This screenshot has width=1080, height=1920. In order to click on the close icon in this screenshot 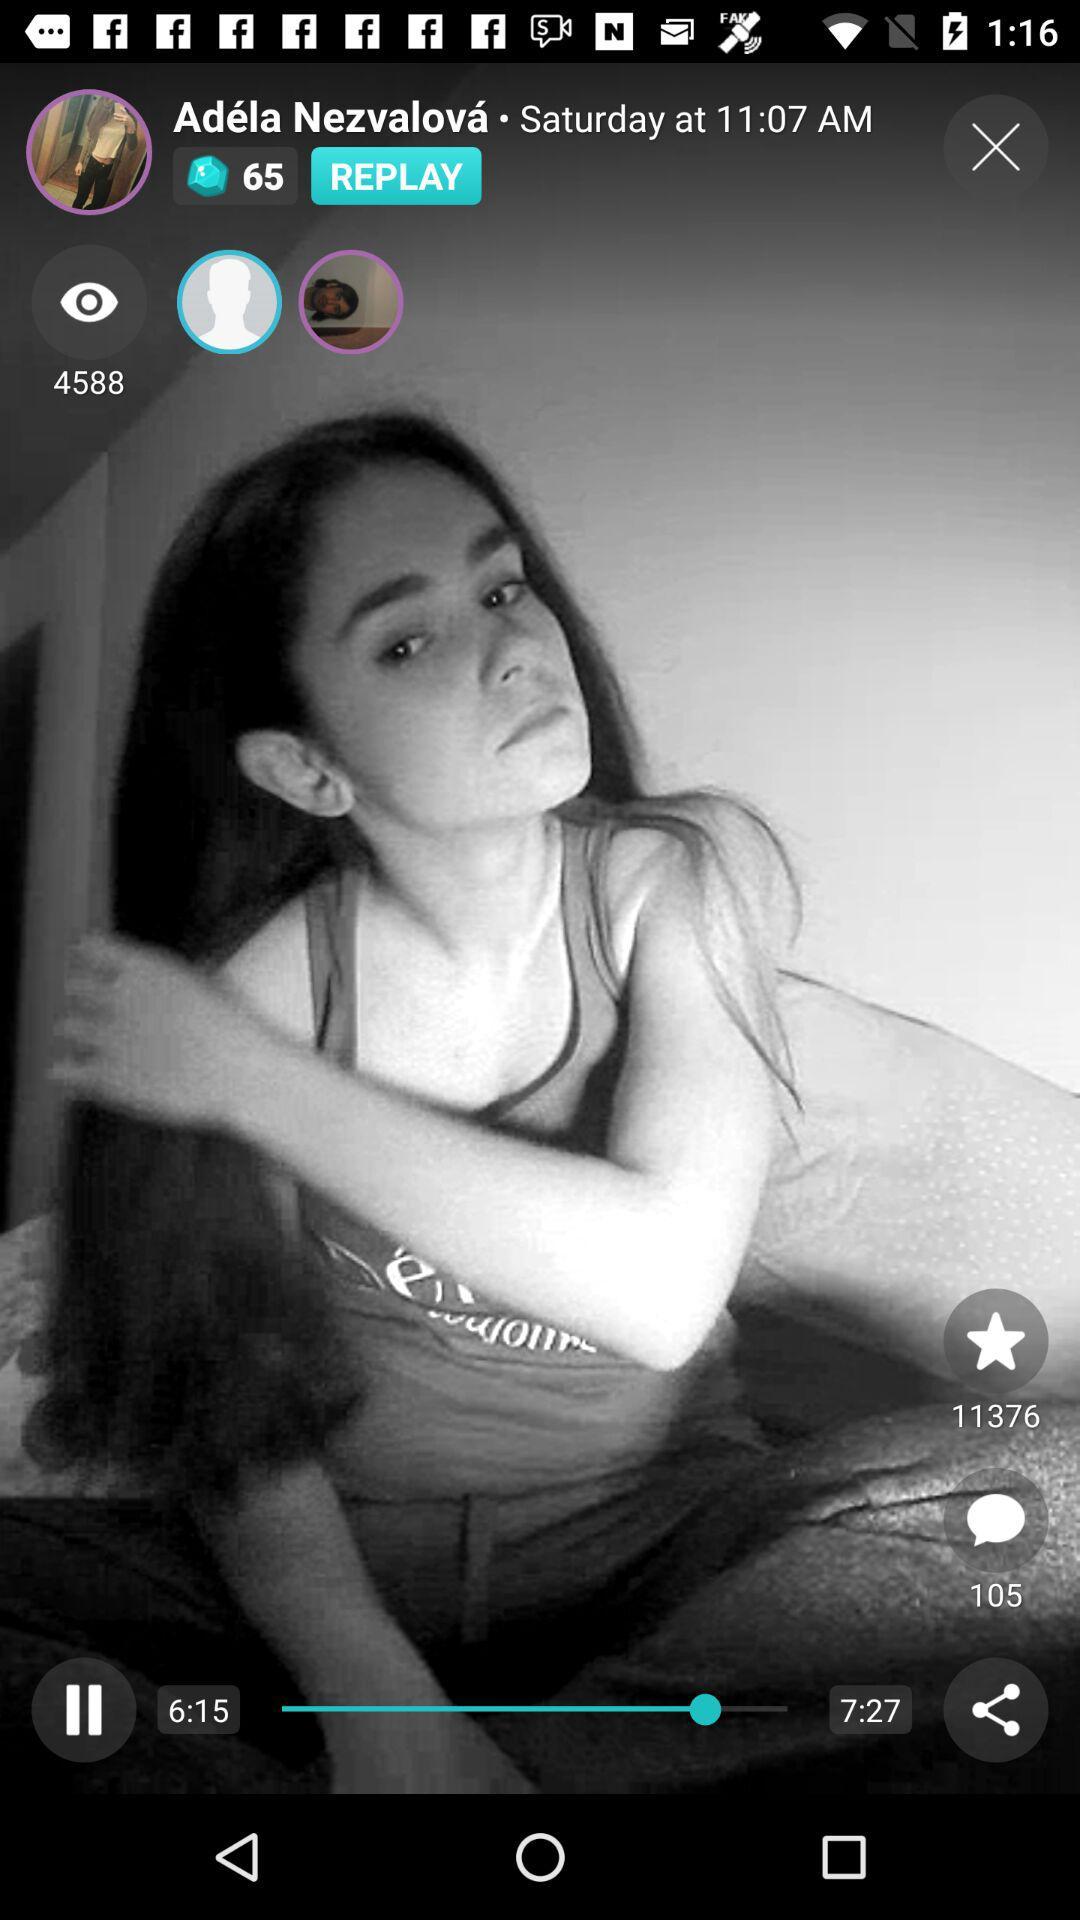, I will do `click(995, 146)`.